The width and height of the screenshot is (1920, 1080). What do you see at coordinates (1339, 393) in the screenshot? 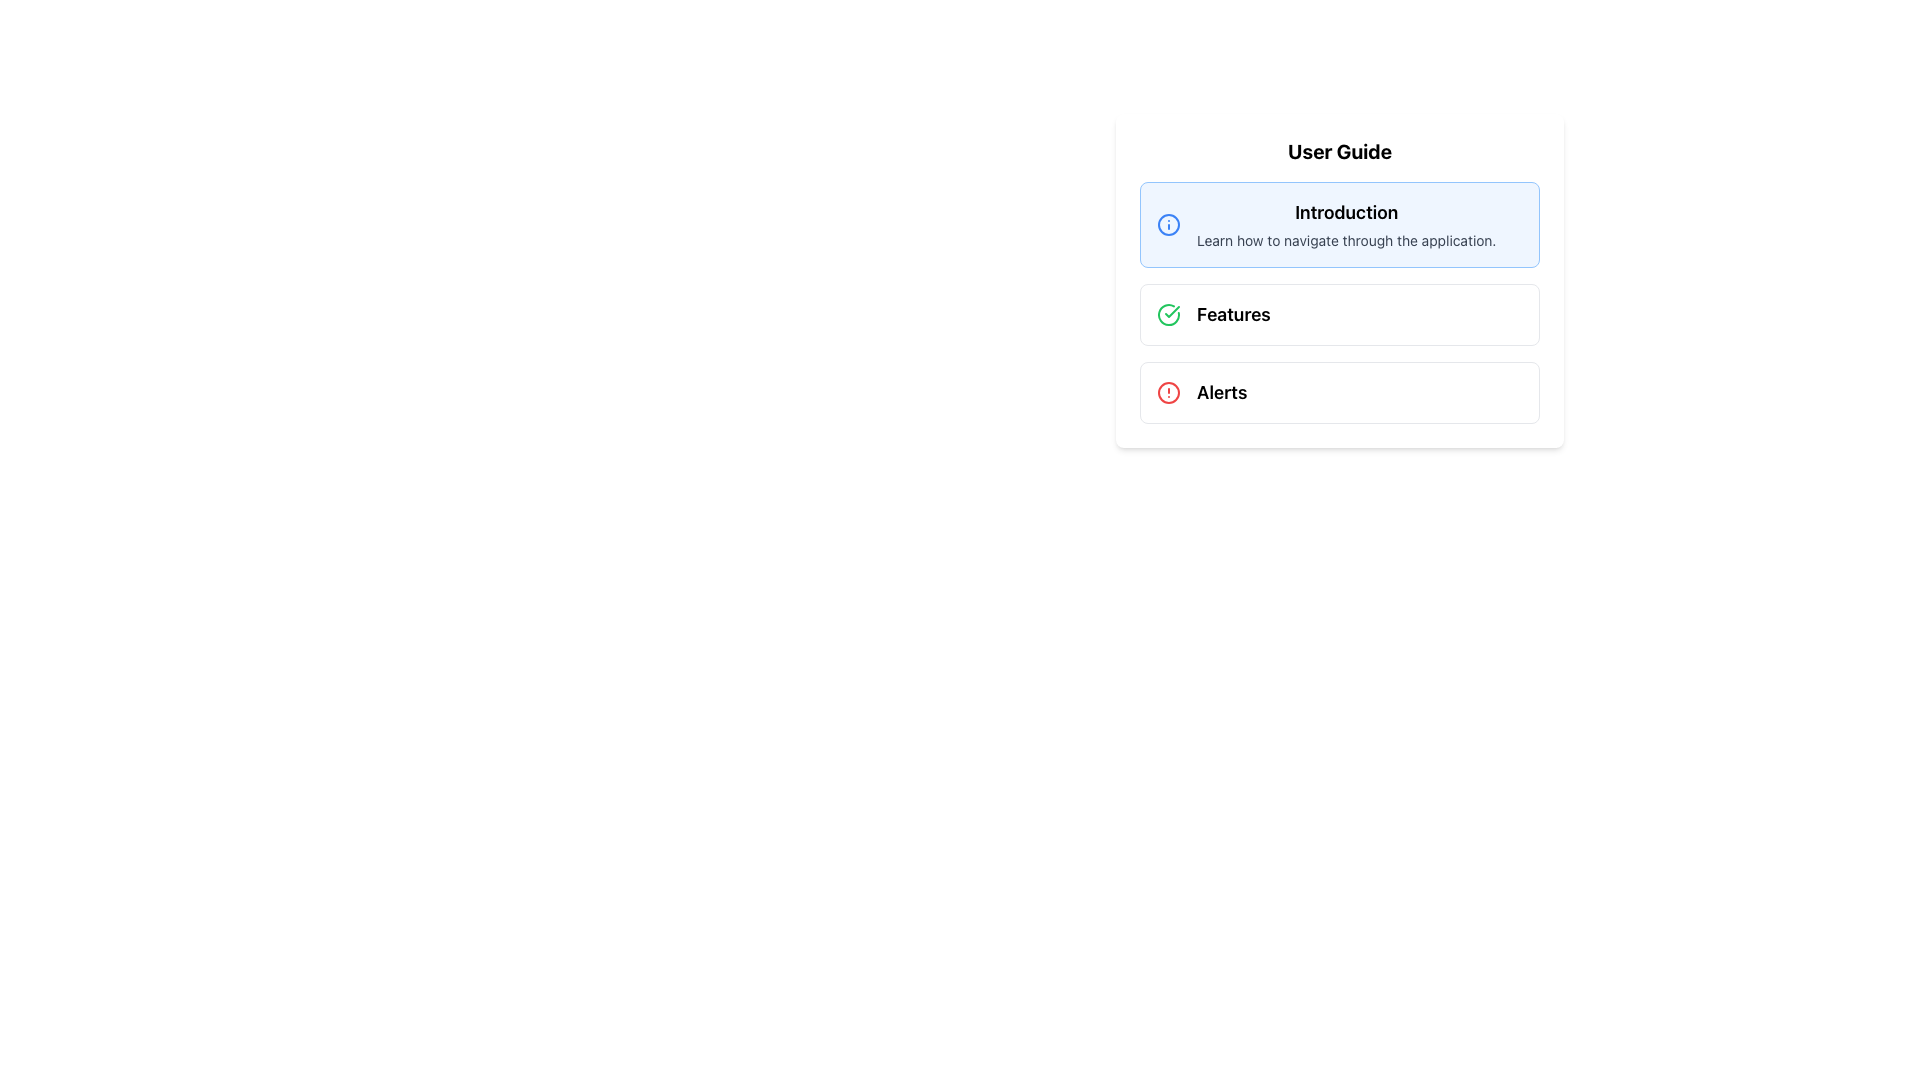
I see `the third navigational button labeled 'Alerts' located within the 'User Guide' section` at bounding box center [1339, 393].